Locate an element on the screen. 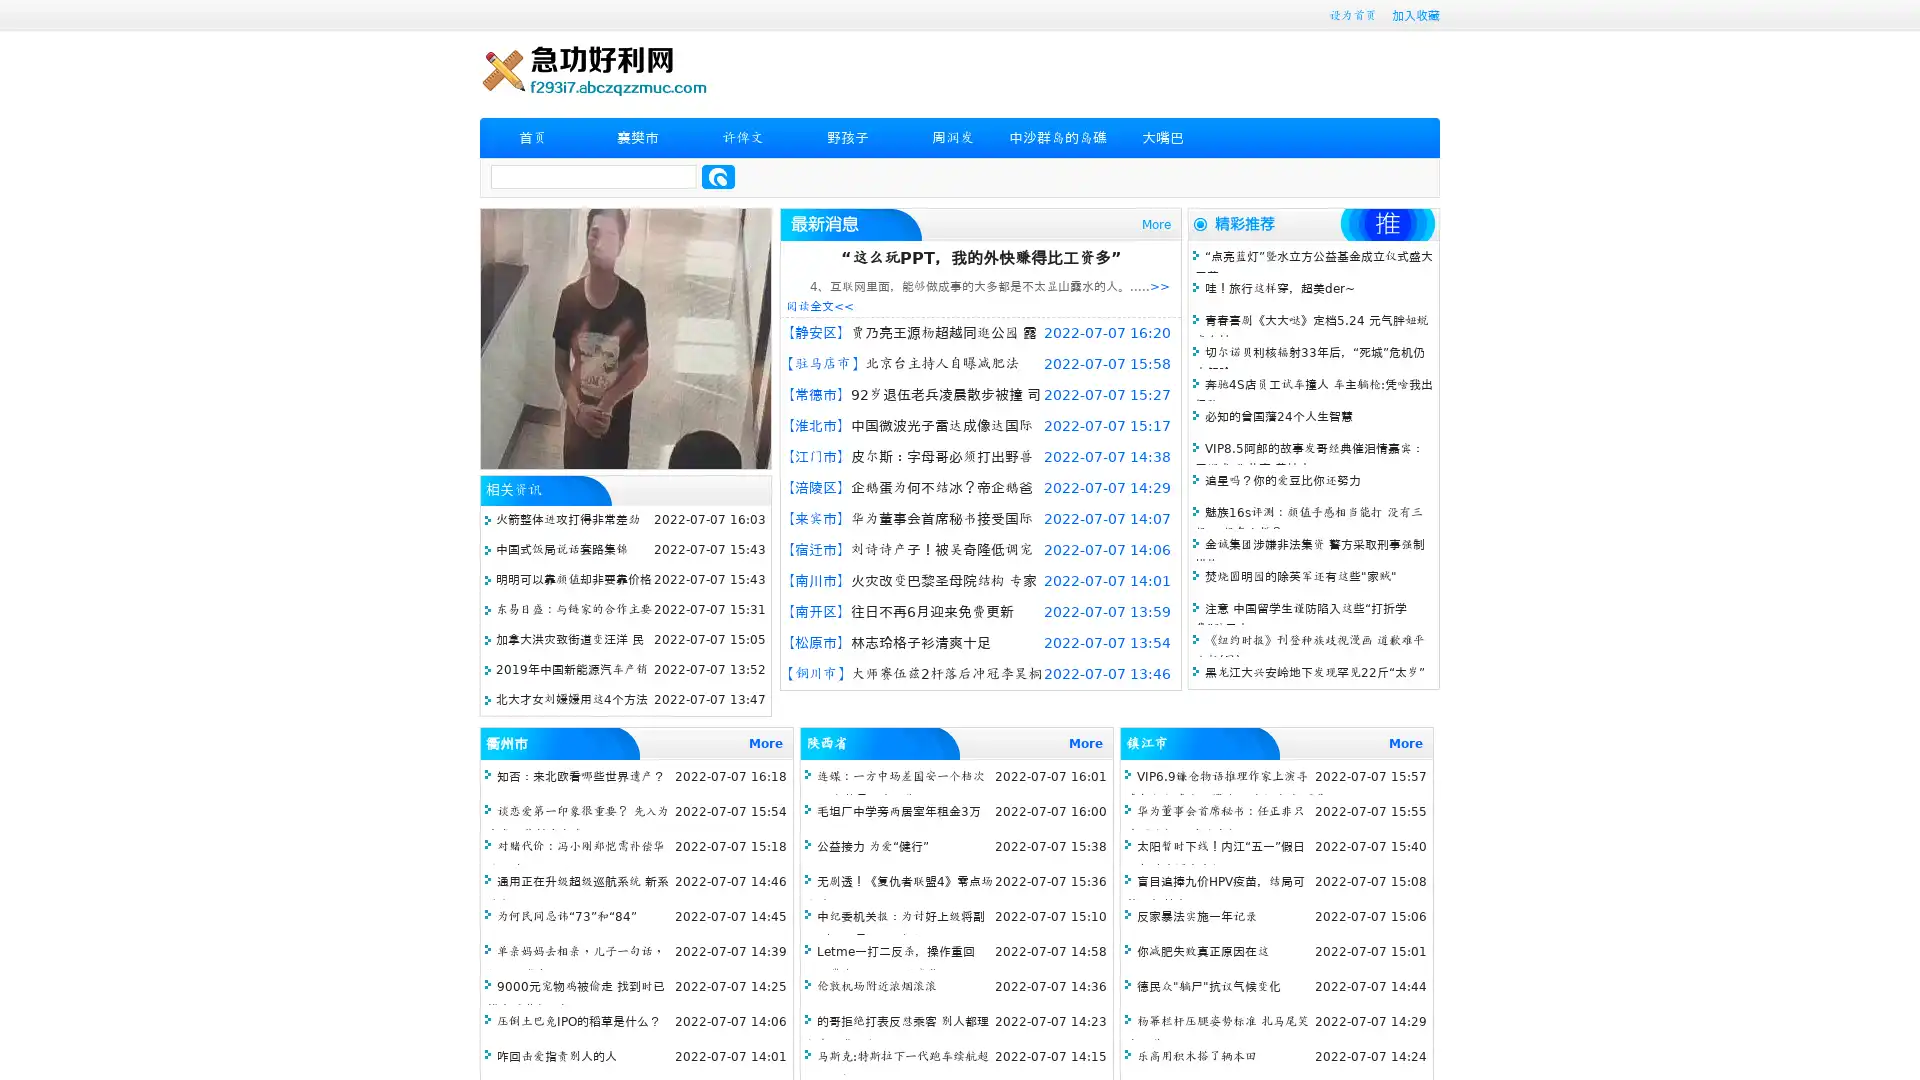 The height and width of the screenshot is (1080, 1920). Search is located at coordinates (718, 176).